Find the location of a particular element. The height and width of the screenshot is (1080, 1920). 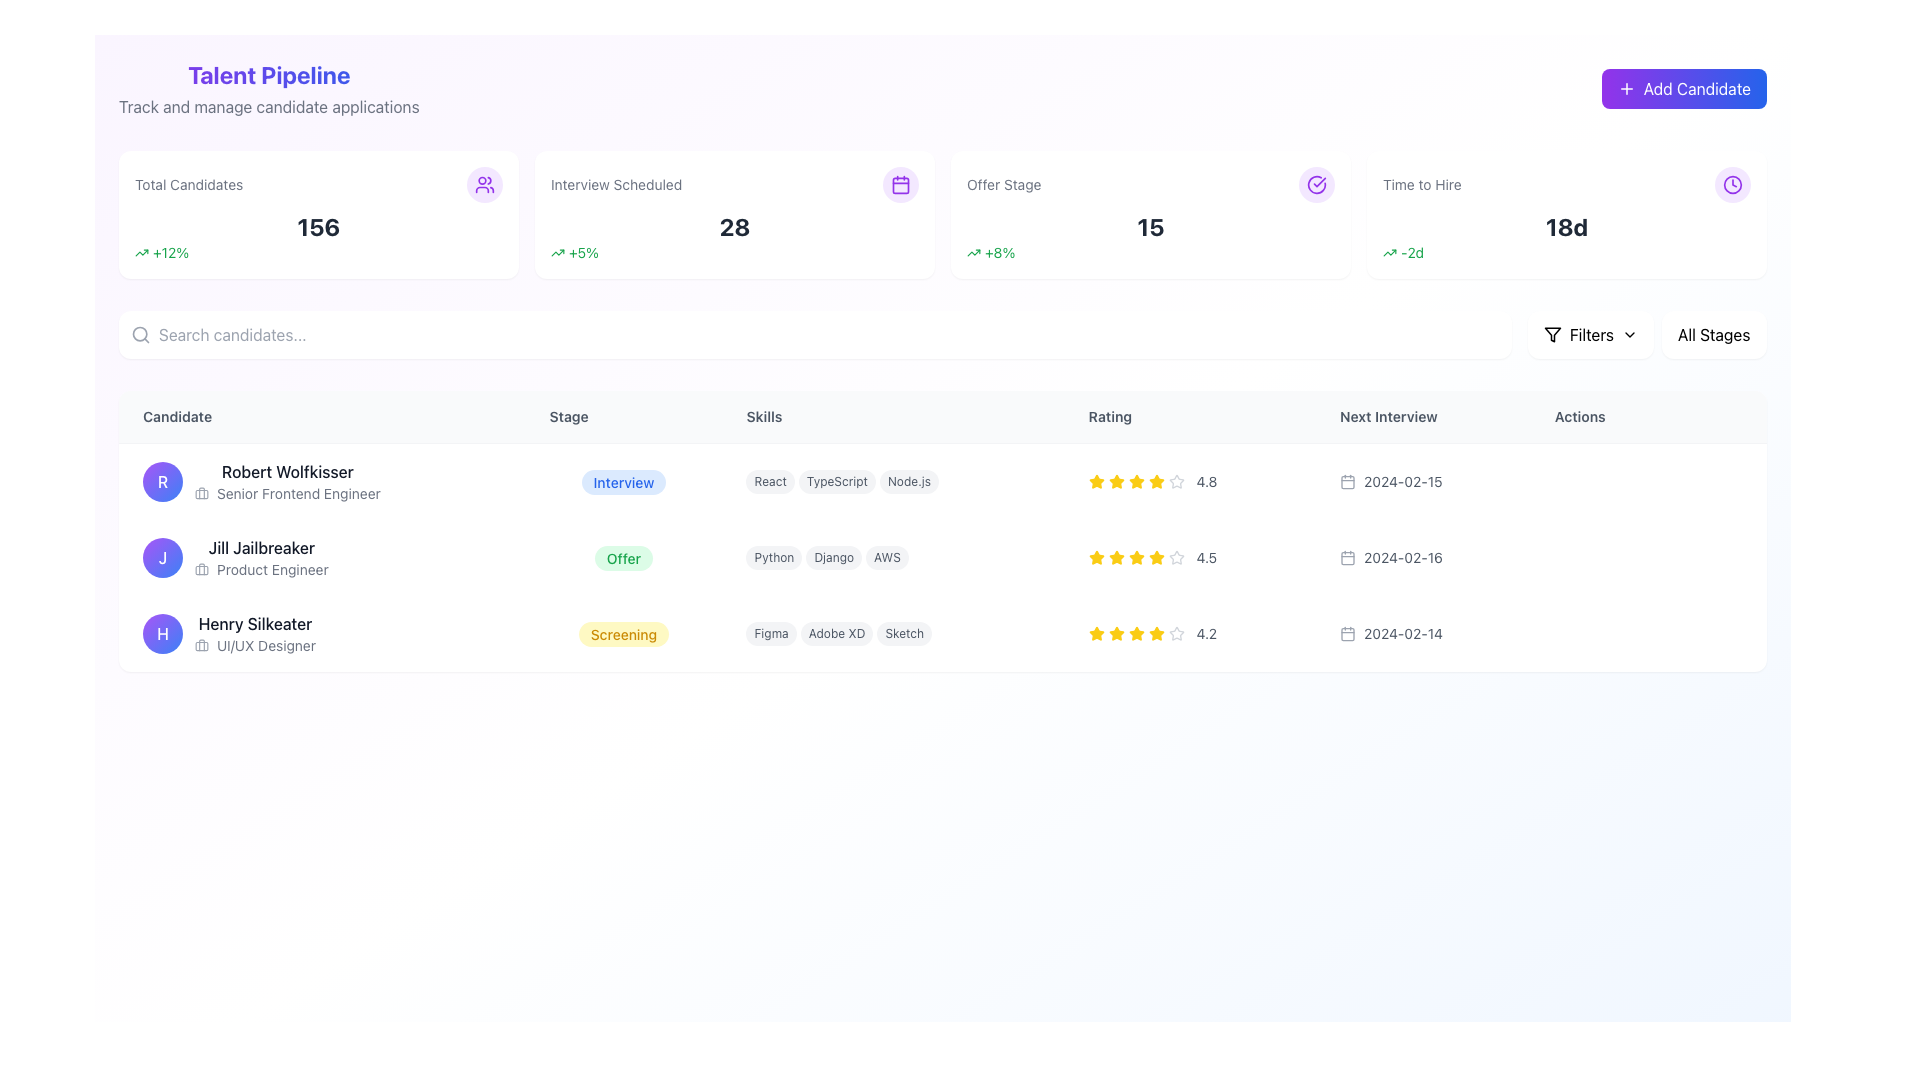

the candidate profile entry in the second row under the 'Candidate' column is located at coordinates (322, 558).